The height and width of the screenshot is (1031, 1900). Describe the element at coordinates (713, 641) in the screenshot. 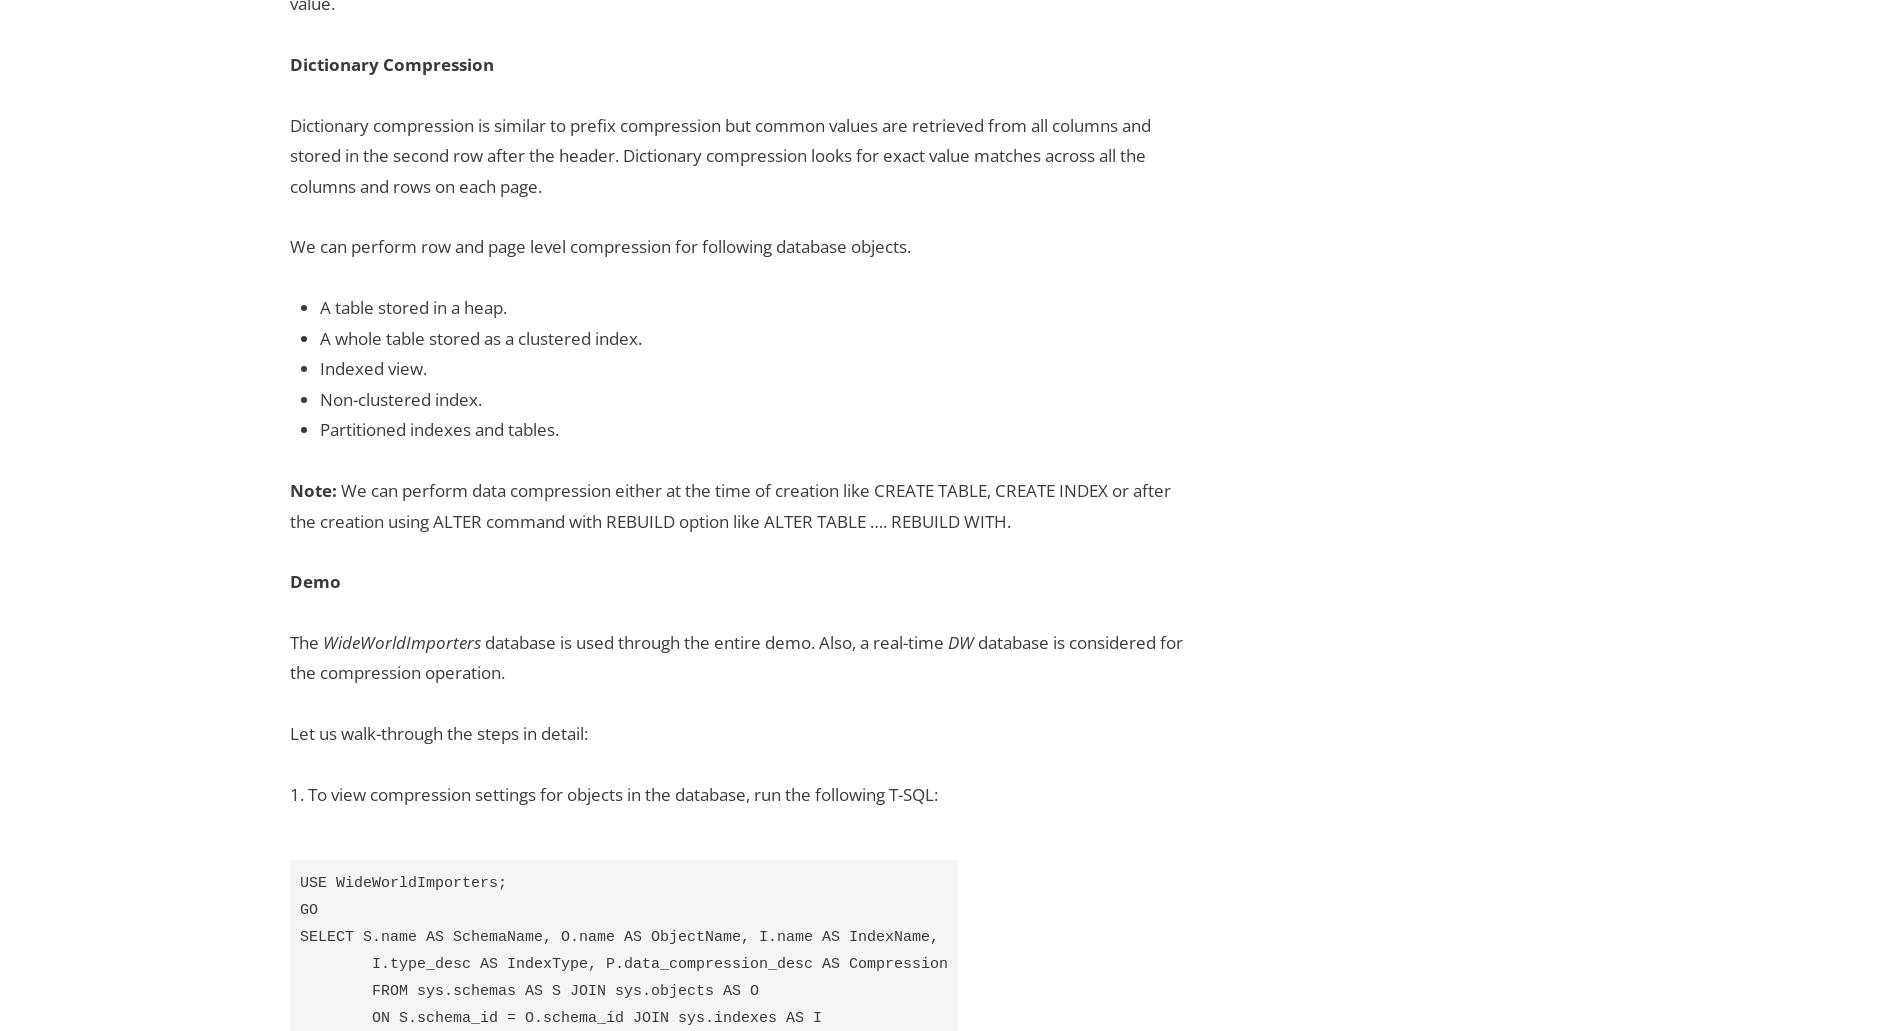

I see `'database is used through the entire demo. Also, a real-time'` at that location.